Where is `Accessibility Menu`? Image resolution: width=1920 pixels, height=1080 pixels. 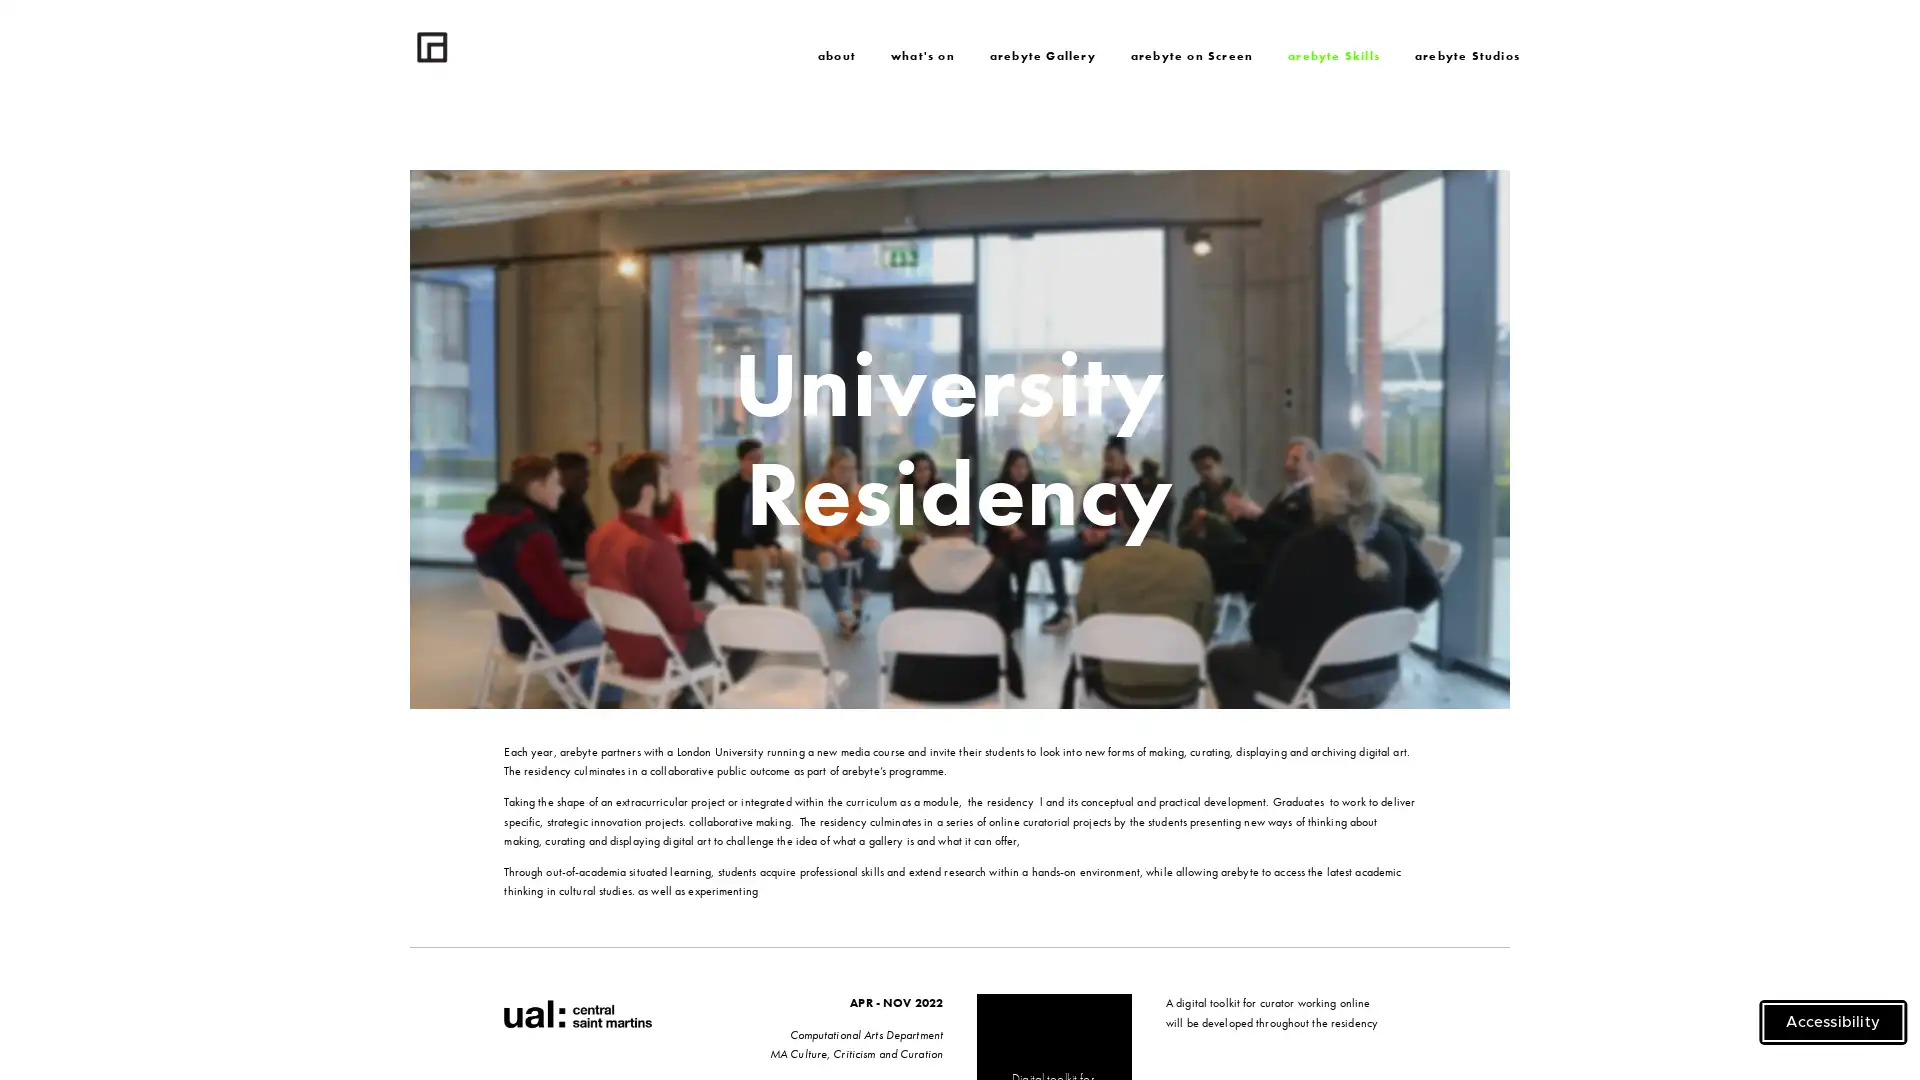 Accessibility Menu is located at coordinates (1833, 1022).